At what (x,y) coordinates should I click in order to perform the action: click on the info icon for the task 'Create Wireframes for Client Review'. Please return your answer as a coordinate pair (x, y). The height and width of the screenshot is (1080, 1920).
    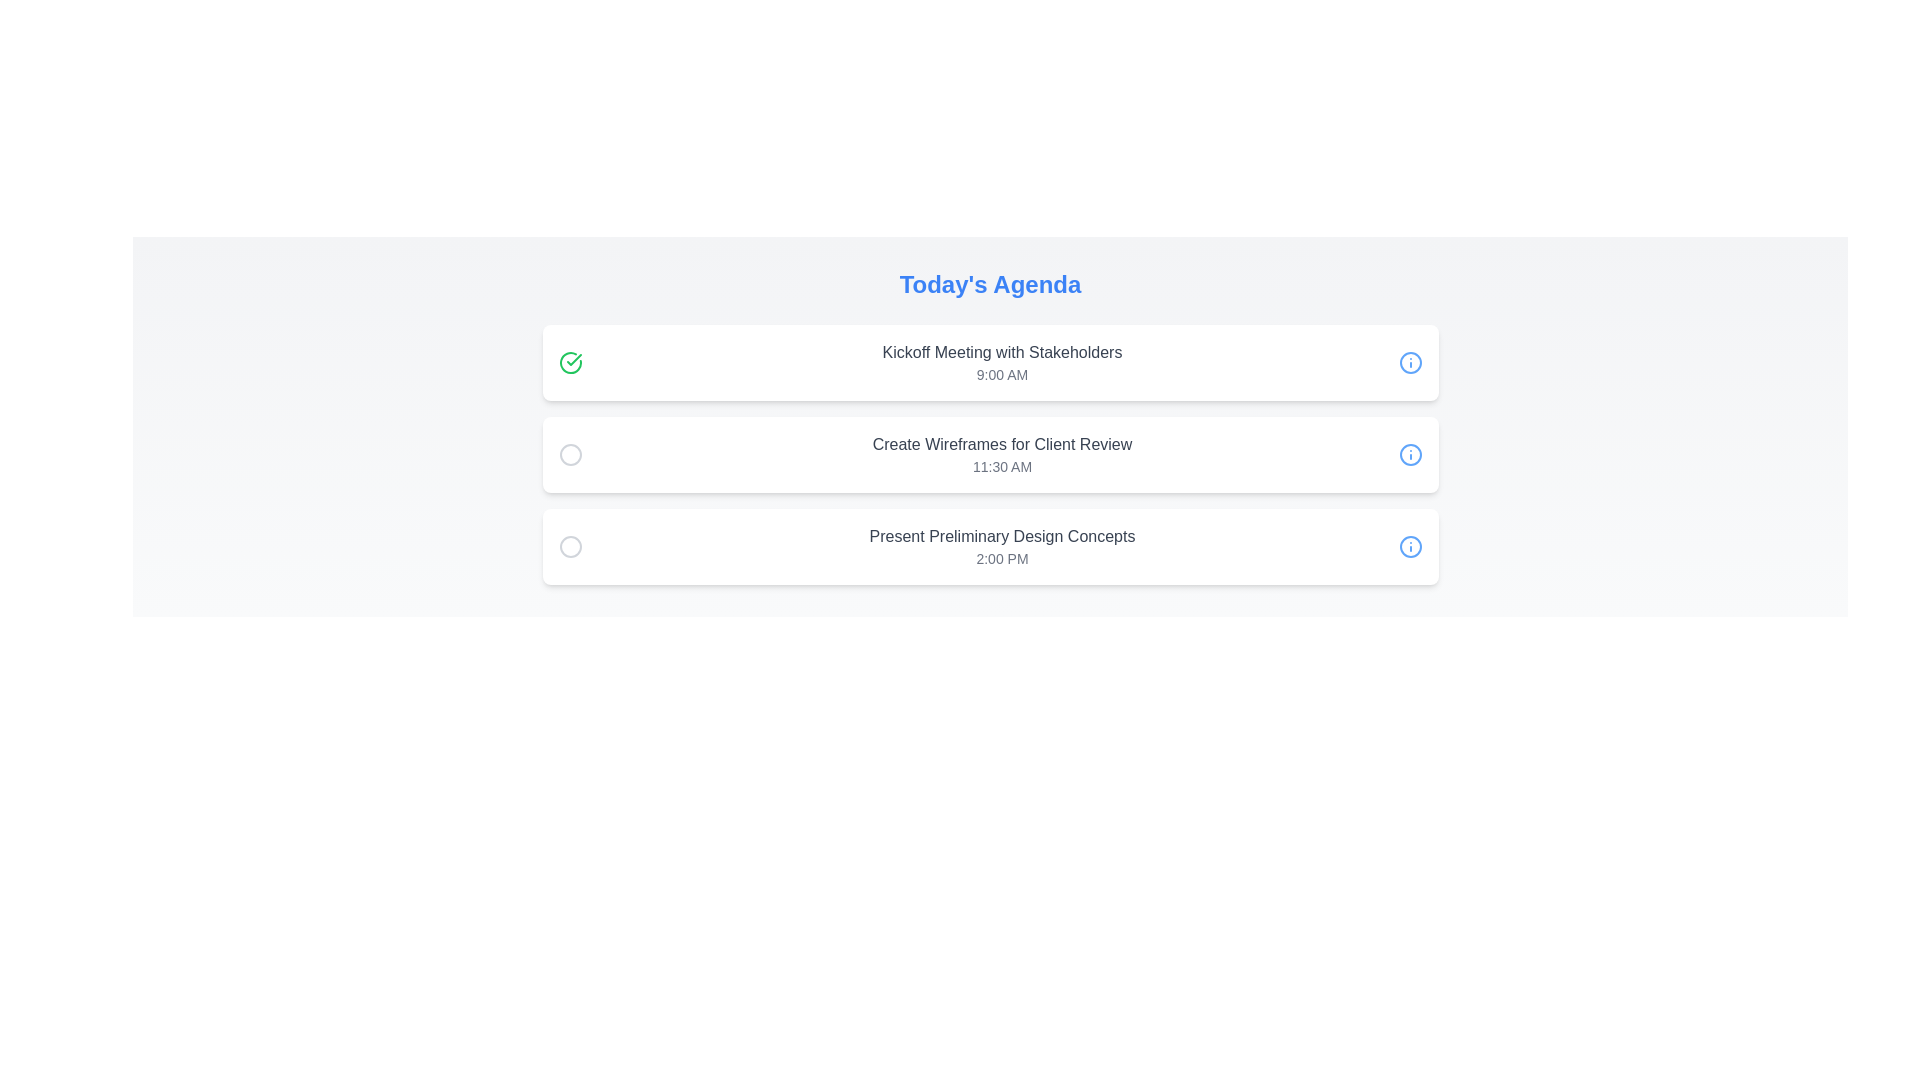
    Looking at the image, I should click on (1409, 455).